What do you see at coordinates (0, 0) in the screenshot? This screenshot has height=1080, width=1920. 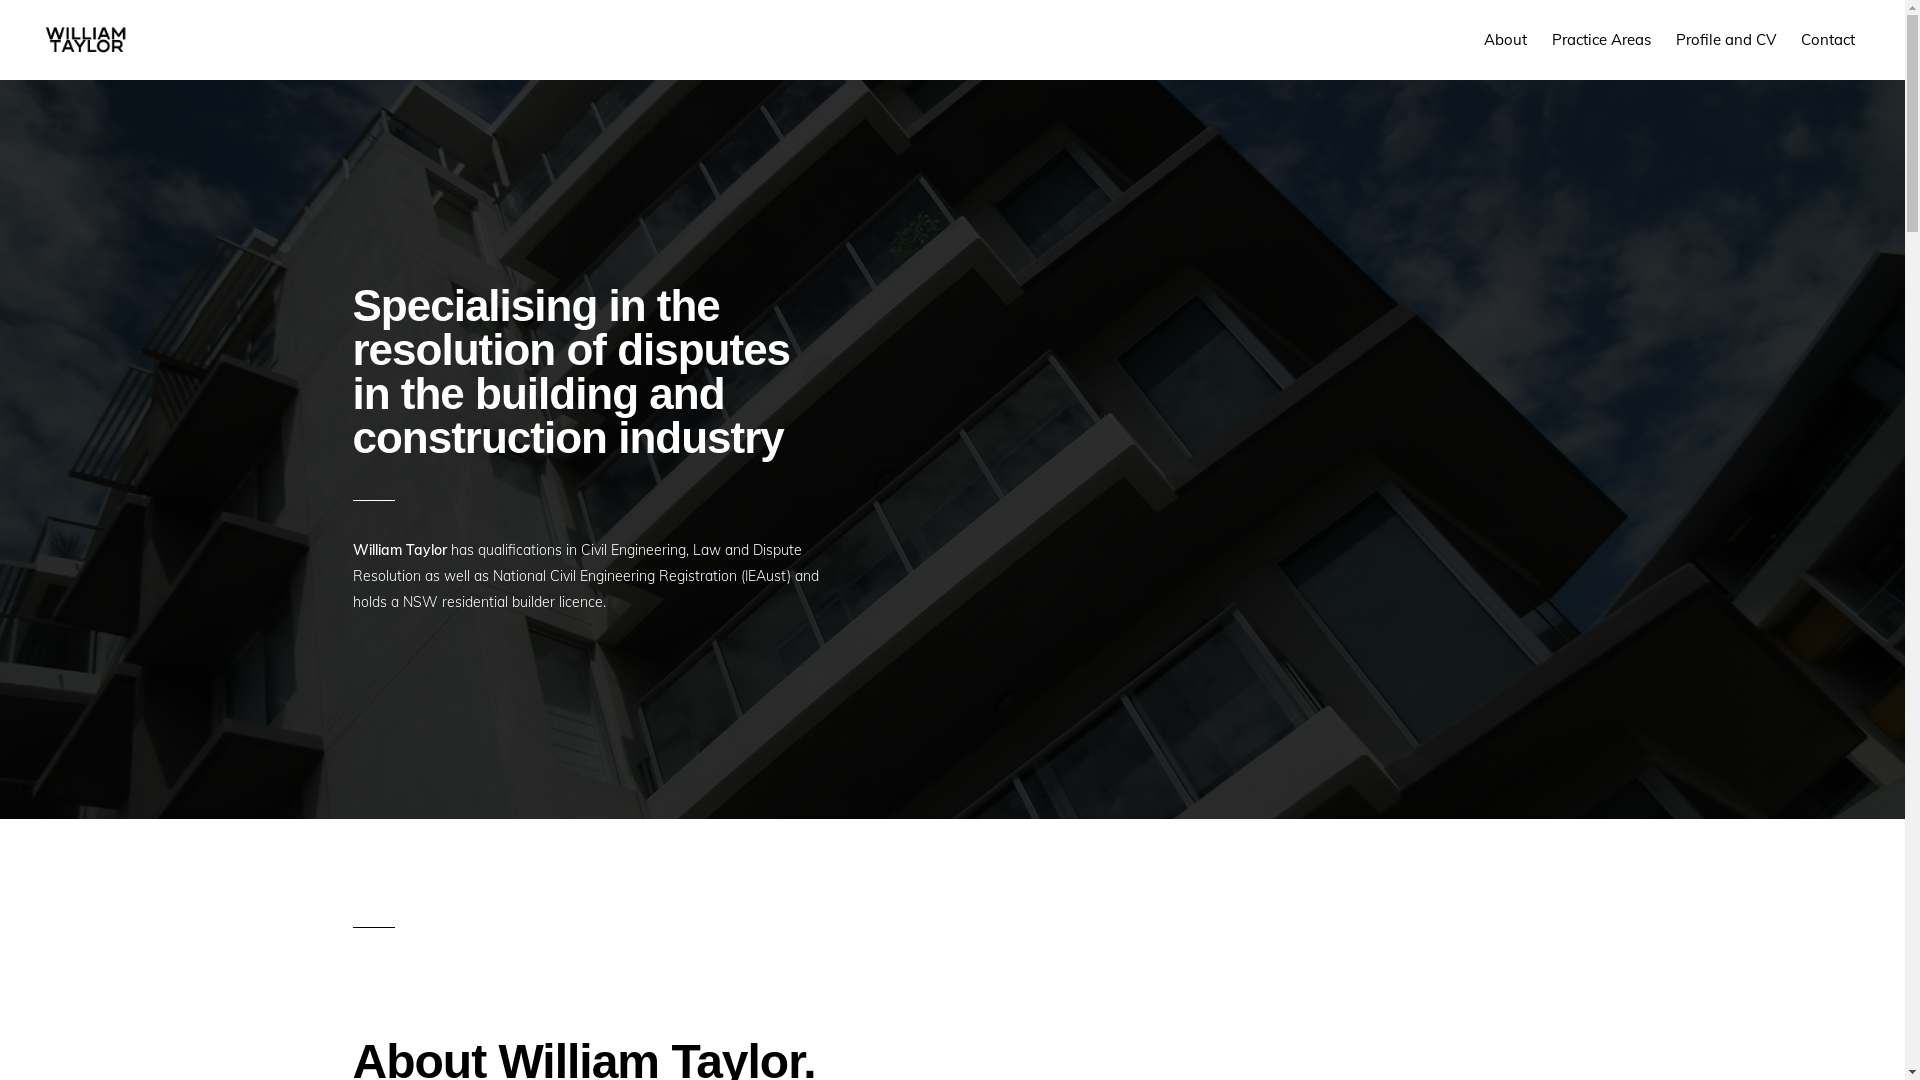 I see `'Skip to primary navigation'` at bounding box center [0, 0].